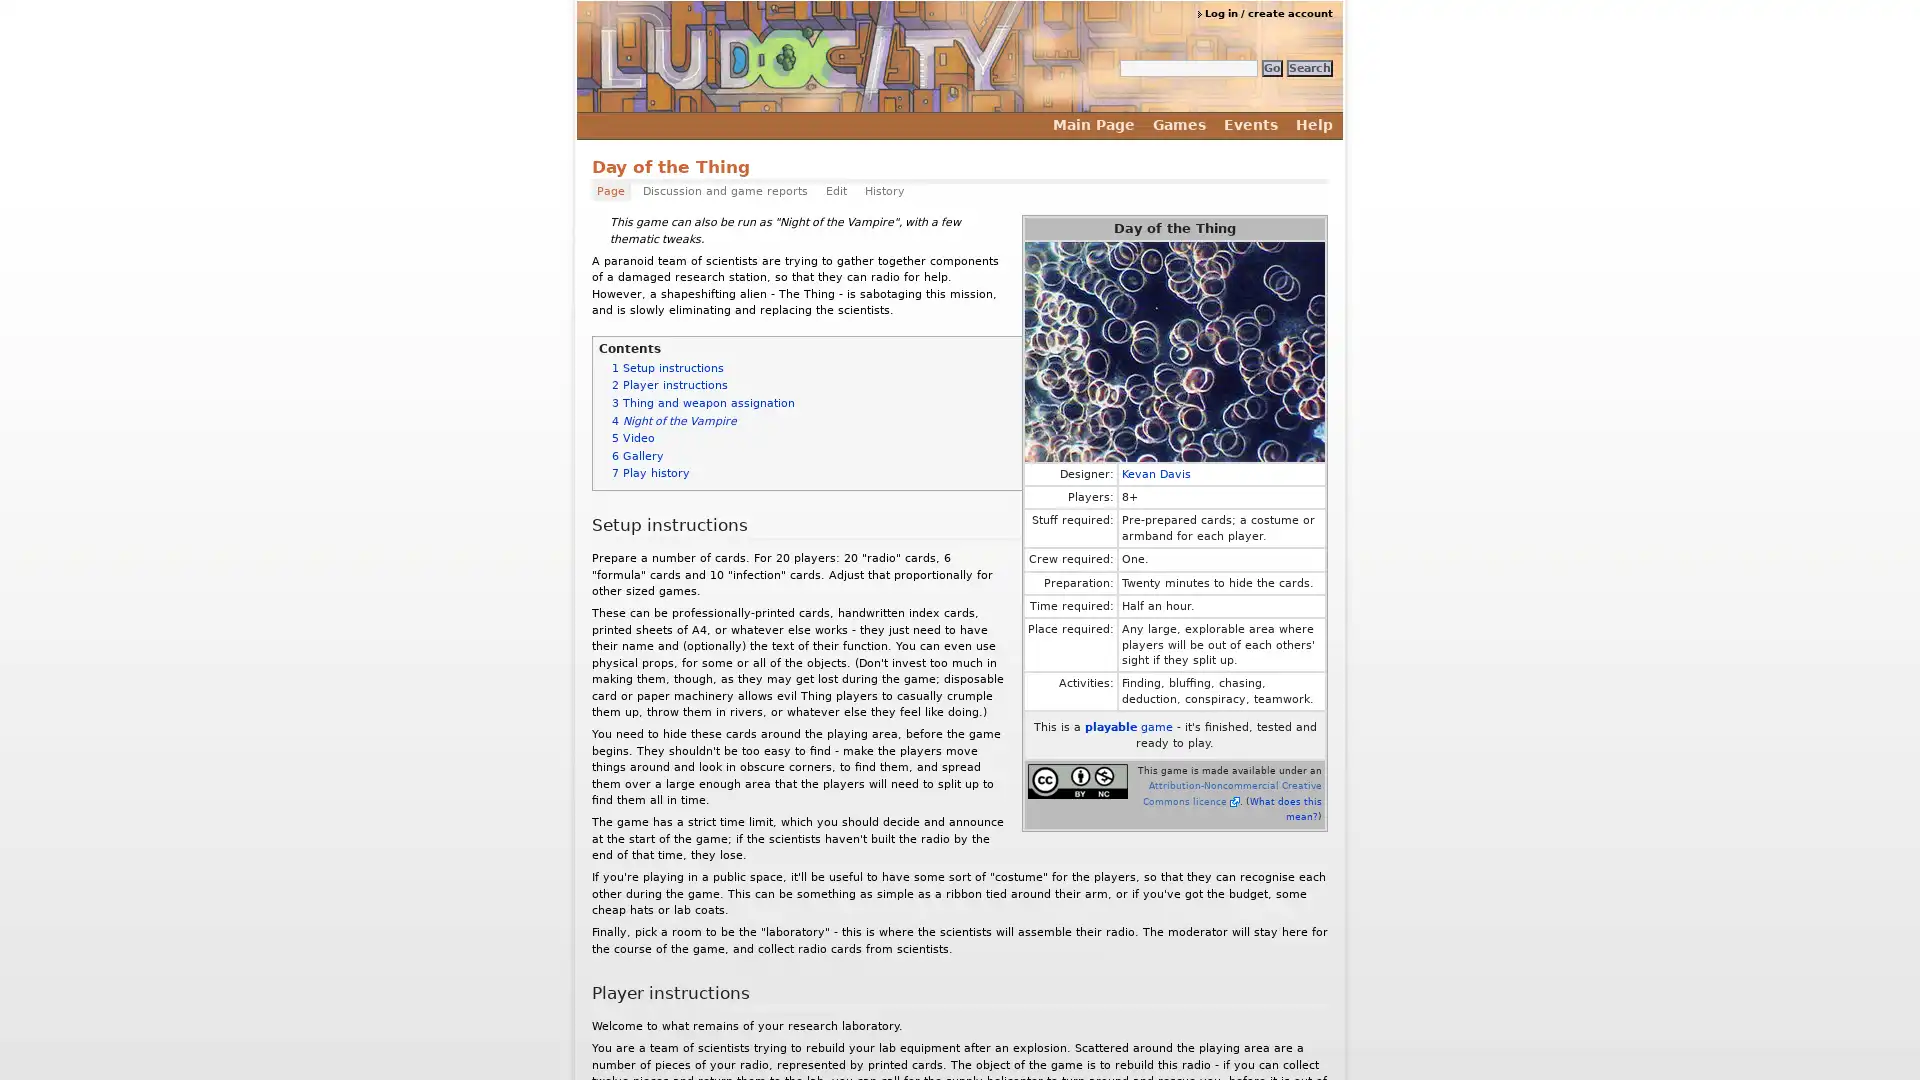 This screenshot has height=1080, width=1920. What do you see at coordinates (1310, 67) in the screenshot?
I see `Search` at bounding box center [1310, 67].